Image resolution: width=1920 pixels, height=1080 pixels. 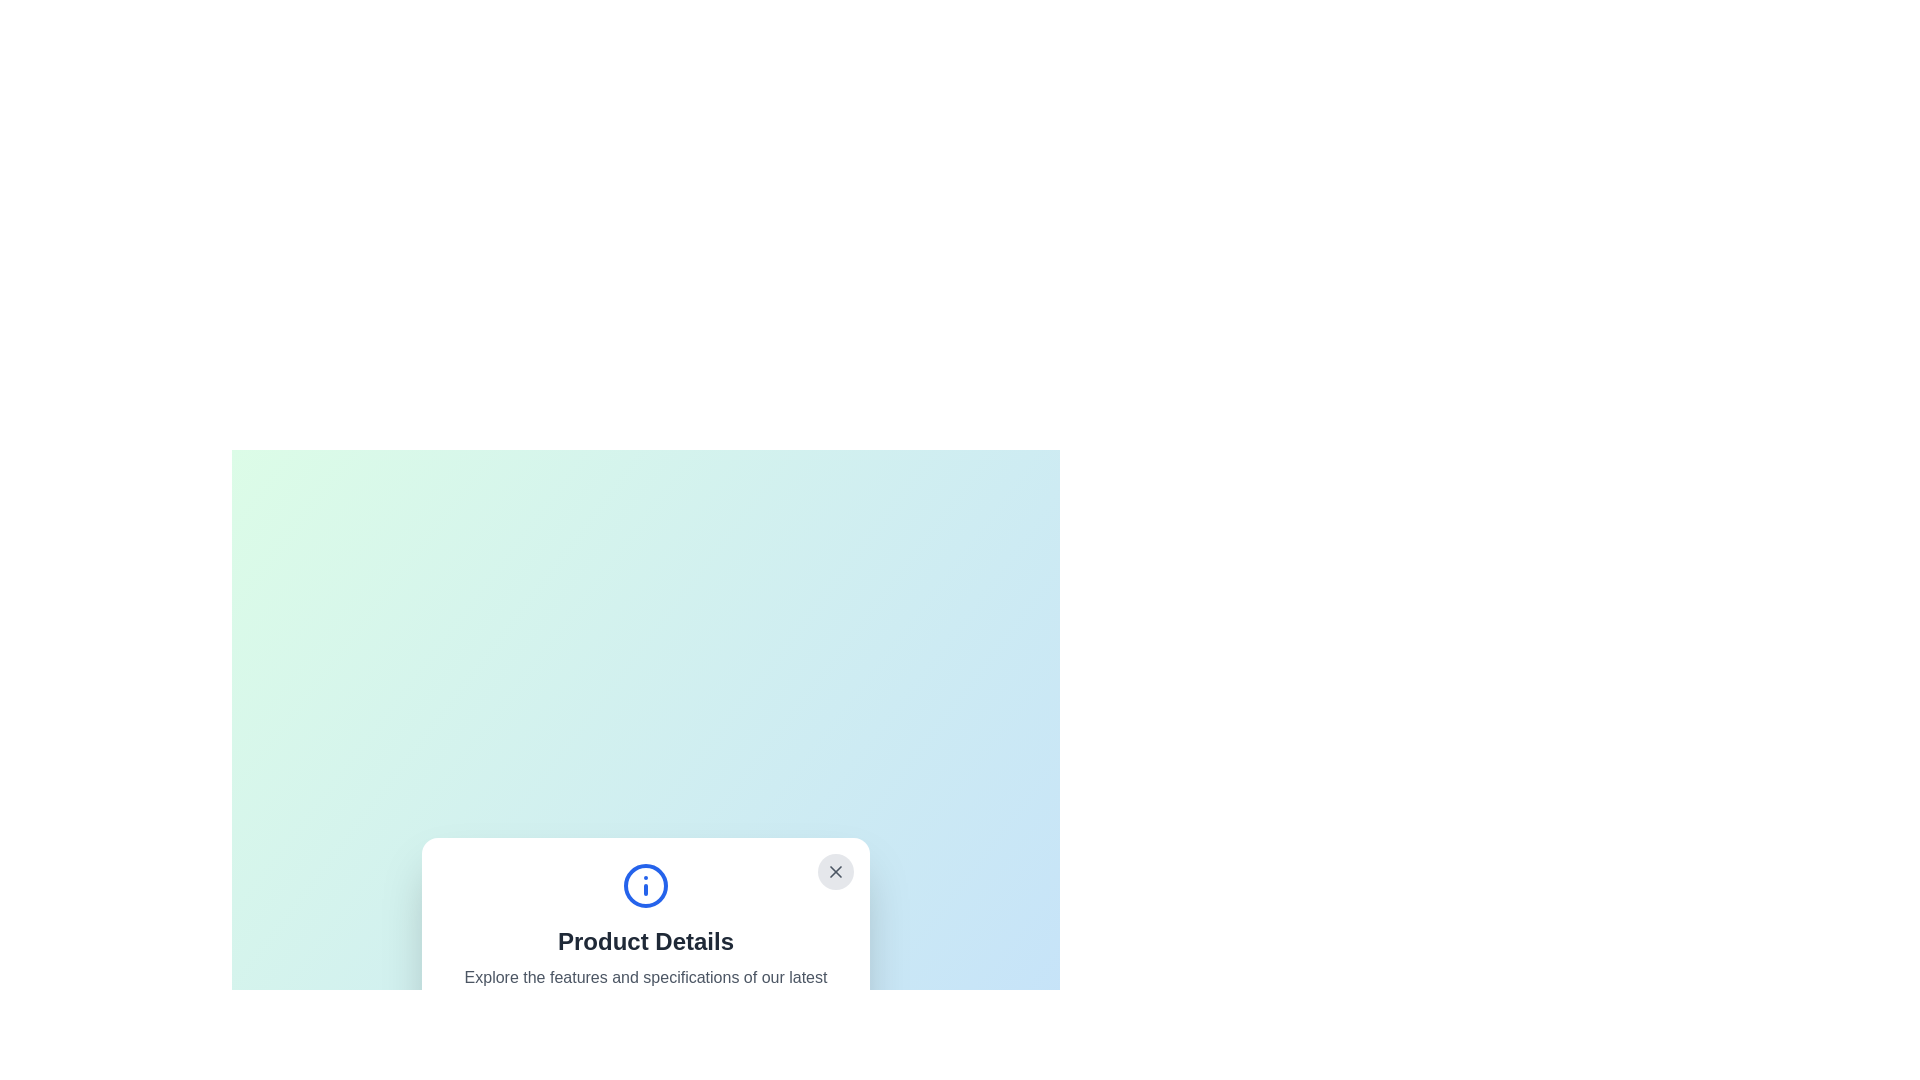 I want to click on the 'X' icon in the top-right corner of the product details section, so click(x=835, y=870).